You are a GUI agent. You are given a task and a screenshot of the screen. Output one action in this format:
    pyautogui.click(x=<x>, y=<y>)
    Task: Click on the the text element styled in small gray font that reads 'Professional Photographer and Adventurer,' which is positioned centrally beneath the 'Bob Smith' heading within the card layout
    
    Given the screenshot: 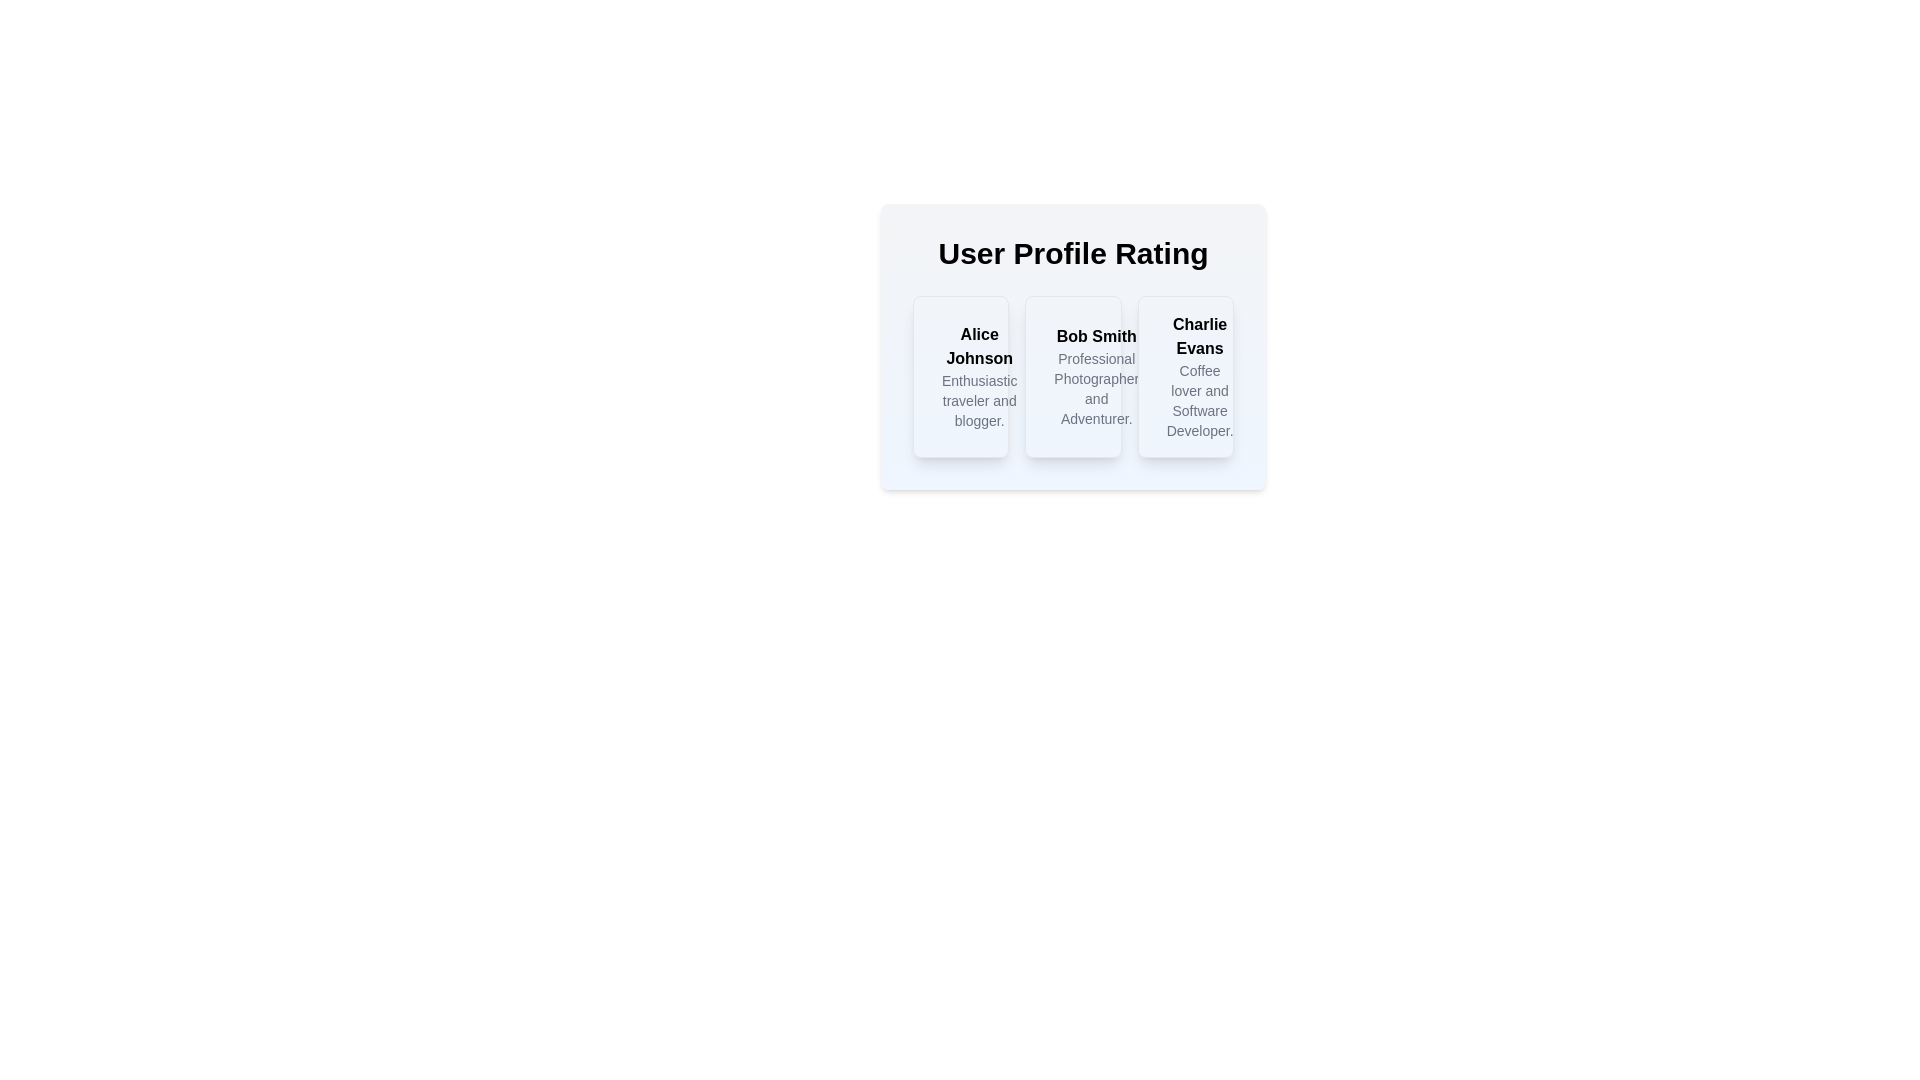 What is the action you would take?
    pyautogui.click(x=1095, y=389)
    